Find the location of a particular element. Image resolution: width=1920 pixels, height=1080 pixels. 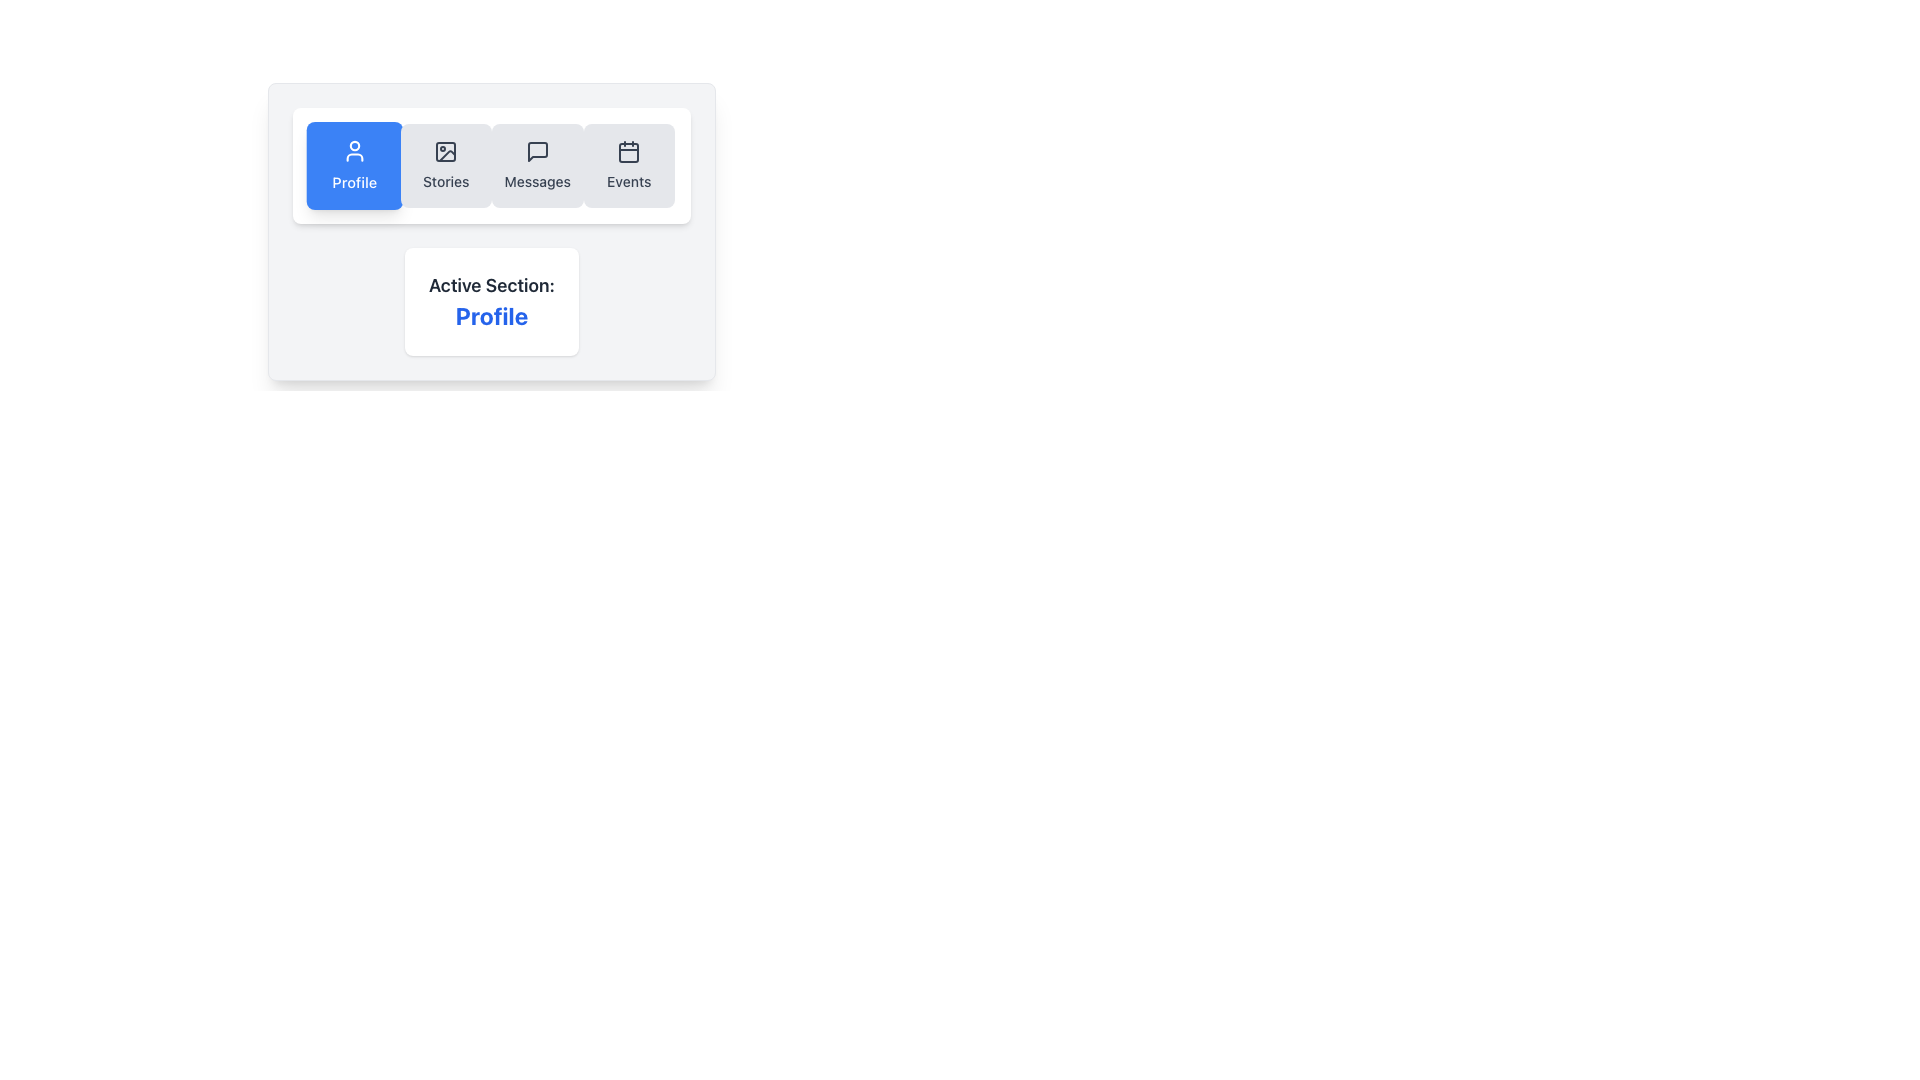

the Events icon located at the top-right of the button group, adjacent to the 'Events' text label is located at coordinates (628, 150).